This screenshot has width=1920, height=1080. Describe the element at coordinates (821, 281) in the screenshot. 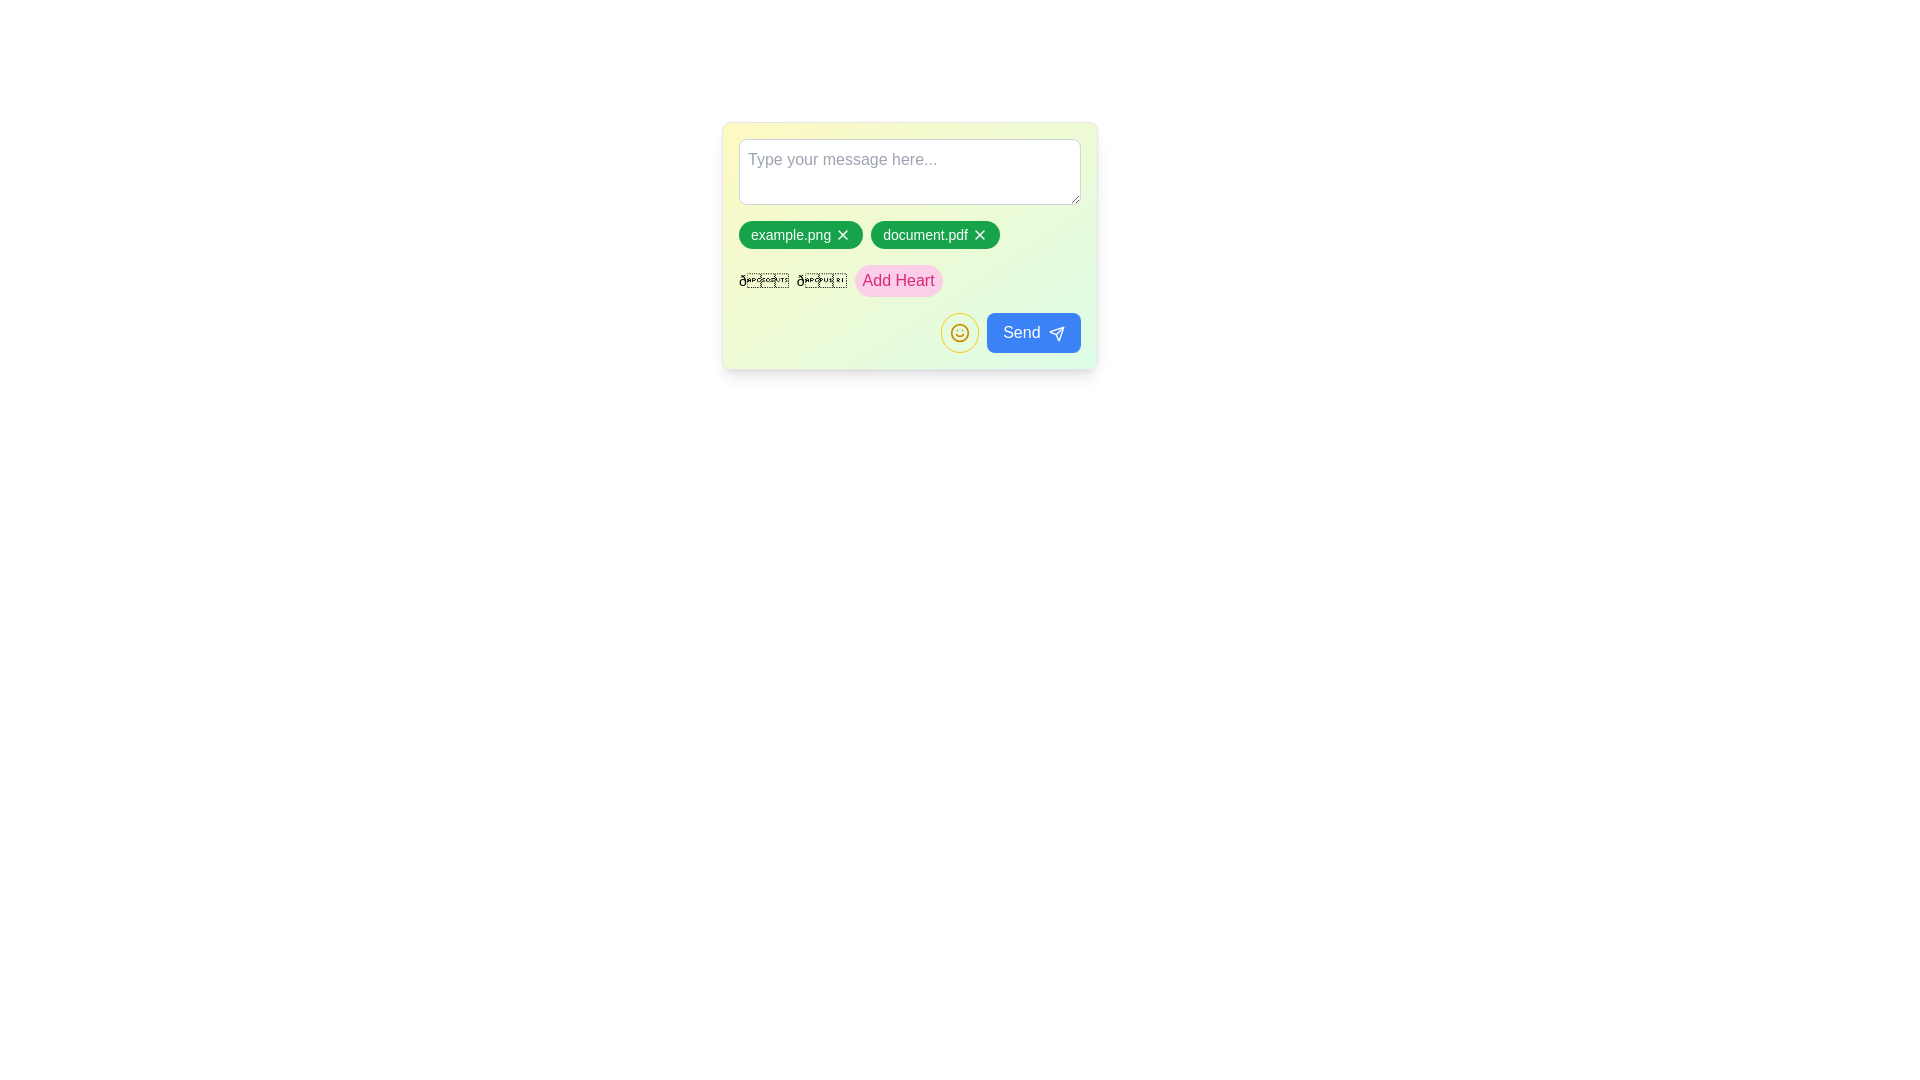

I see `the thumbs-up emoji icon, which is the second element among its siblings in a horizontal arrangement, indicating approval or liking` at that location.